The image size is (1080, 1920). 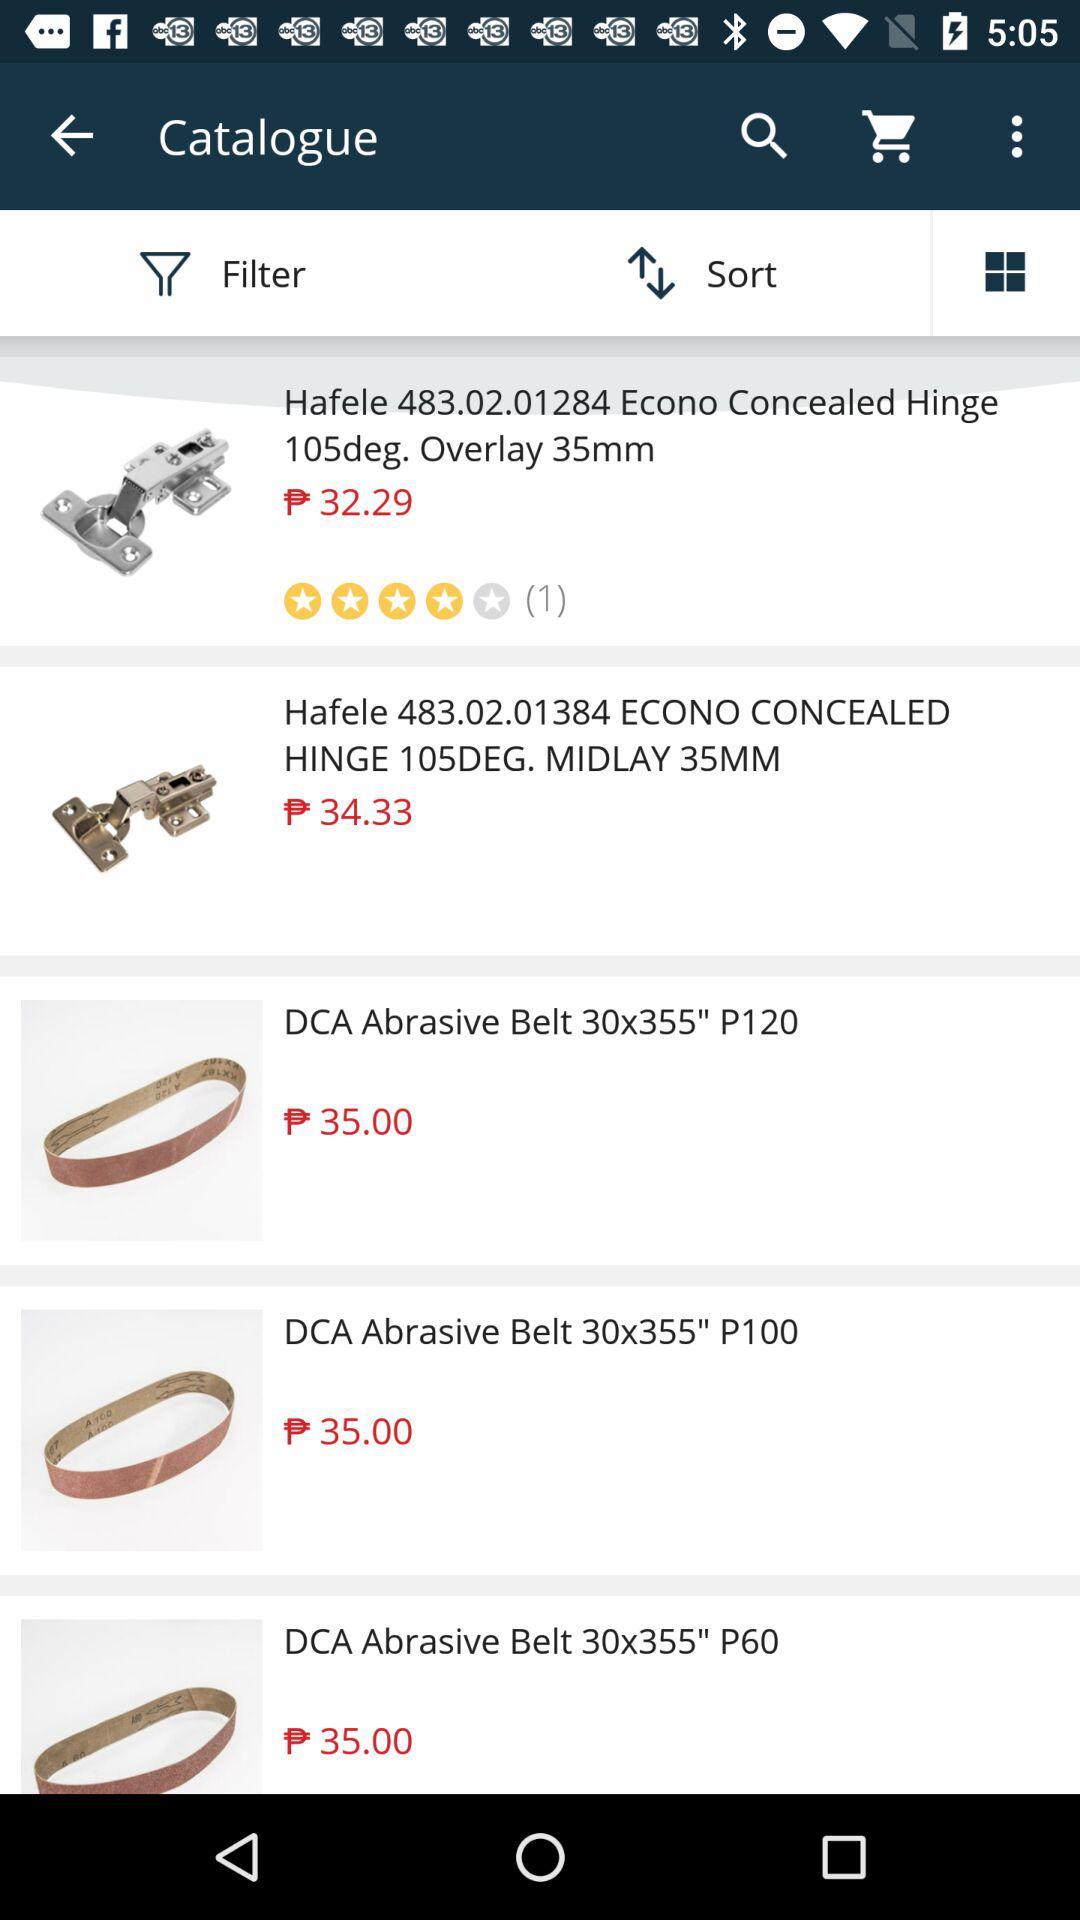 What do you see at coordinates (1006, 272) in the screenshot?
I see `open more information` at bounding box center [1006, 272].